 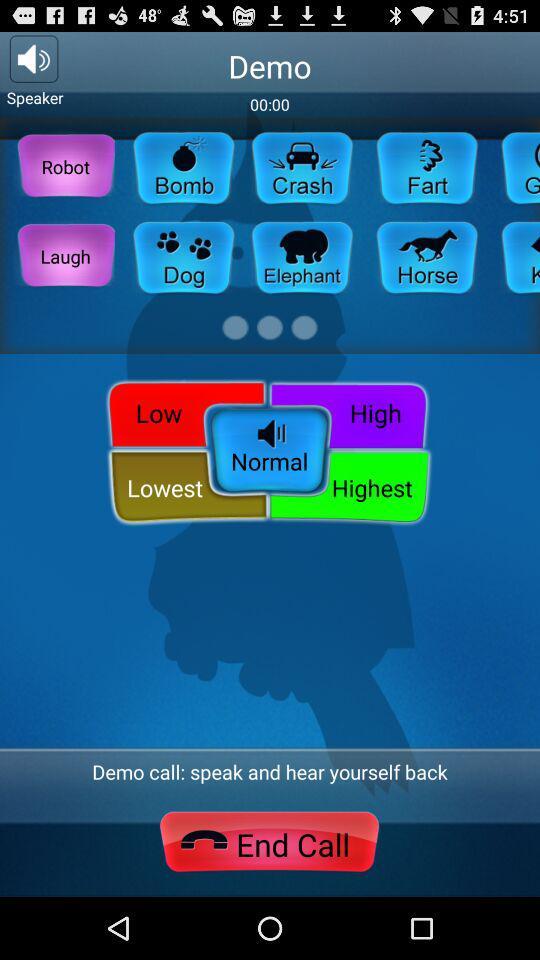 What do you see at coordinates (182, 411) in the screenshot?
I see `low icon` at bounding box center [182, 411].